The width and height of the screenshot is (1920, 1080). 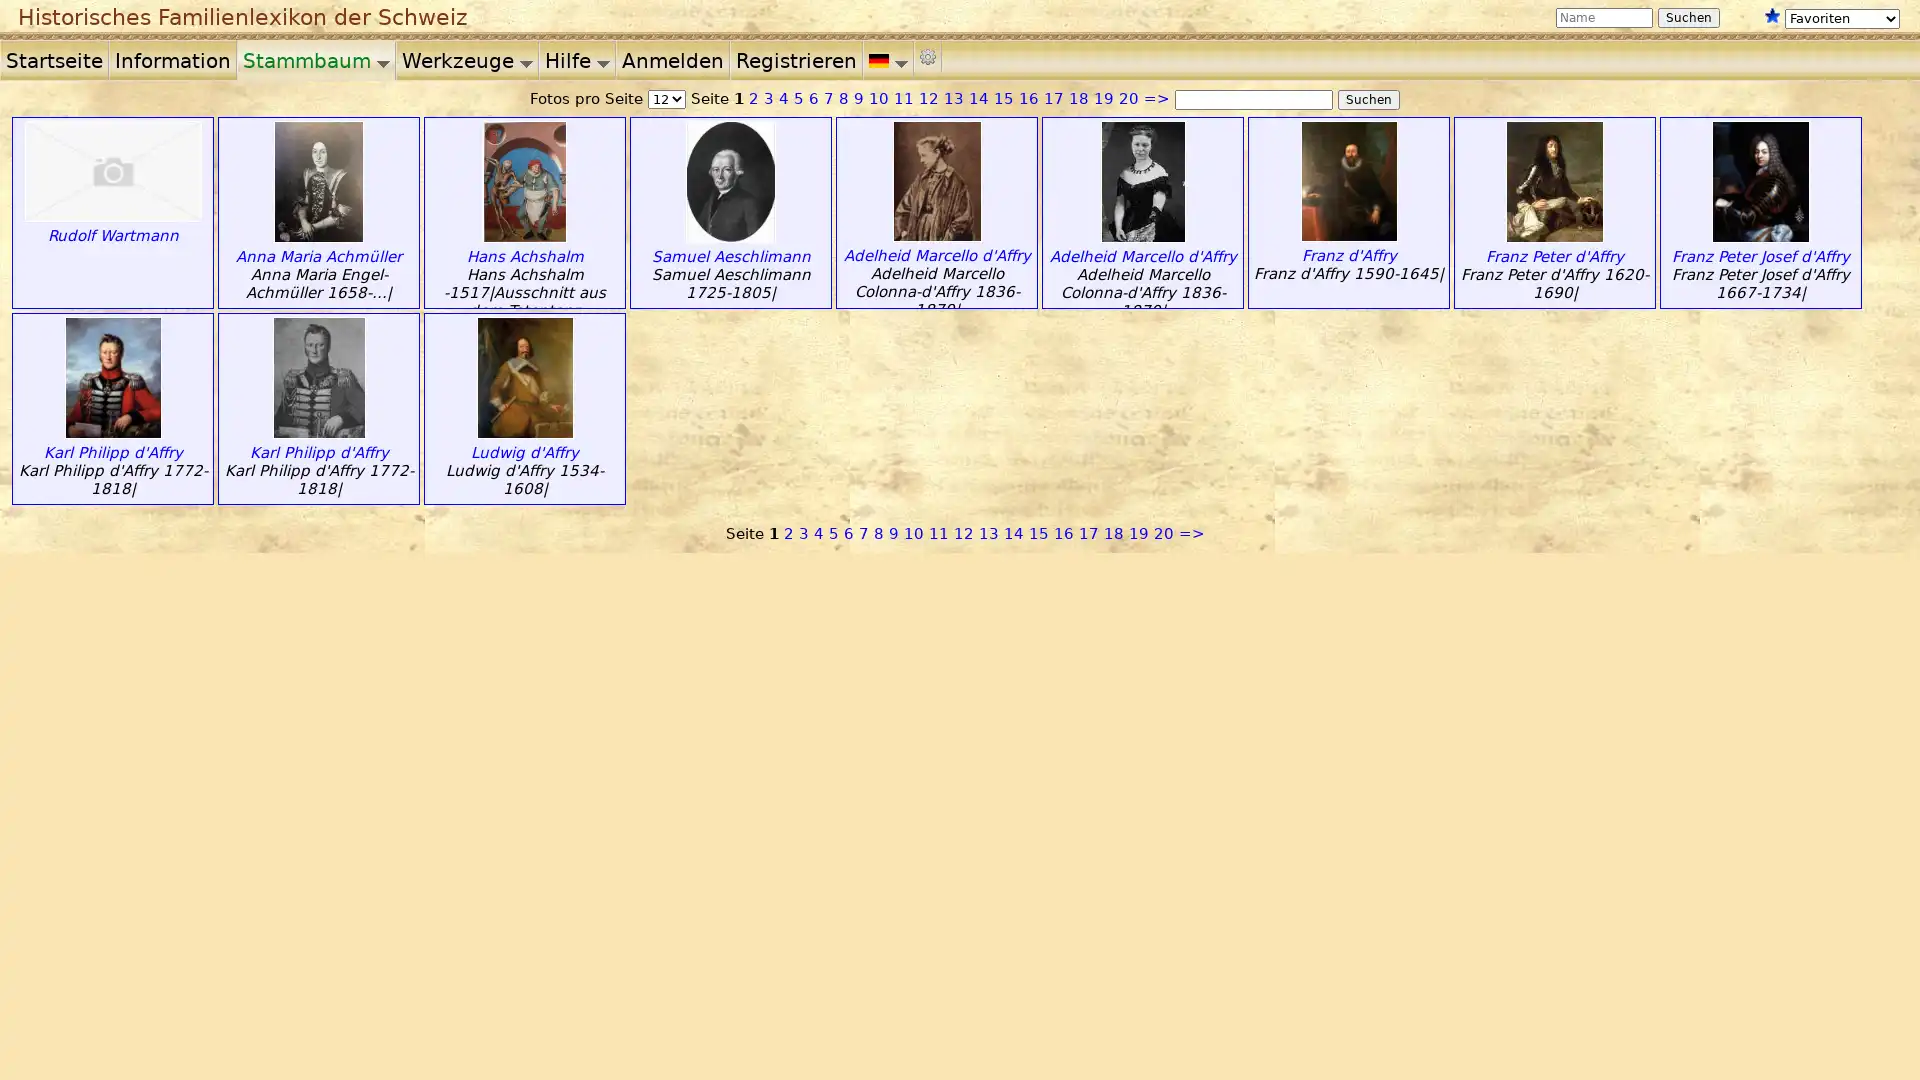 I want to click on Suchen, so click(x=1688, y=18).